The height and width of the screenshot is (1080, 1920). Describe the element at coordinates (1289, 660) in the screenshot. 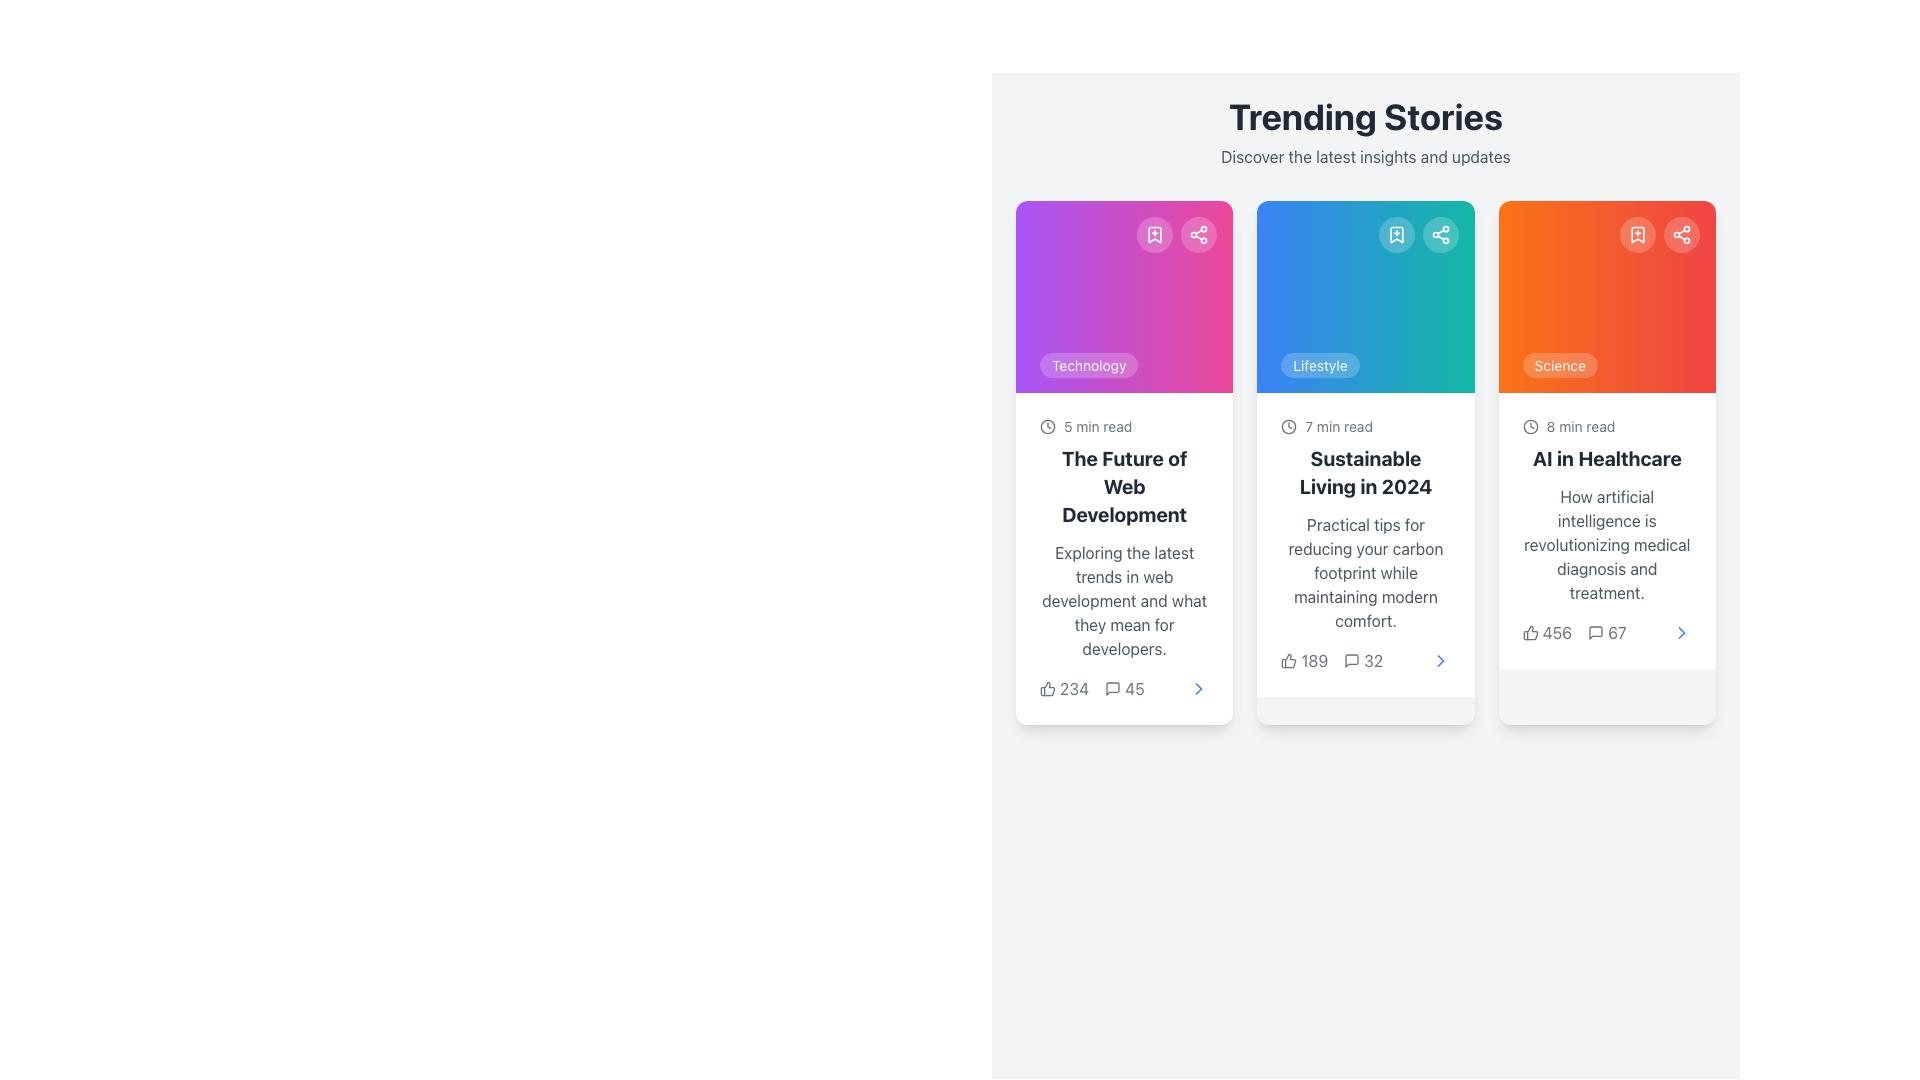

I see `the thumbs-up icon, which is a simplistic linear design located in the middle card under 'Trending Stories', adjacent to the numeric label '189'` at that location.